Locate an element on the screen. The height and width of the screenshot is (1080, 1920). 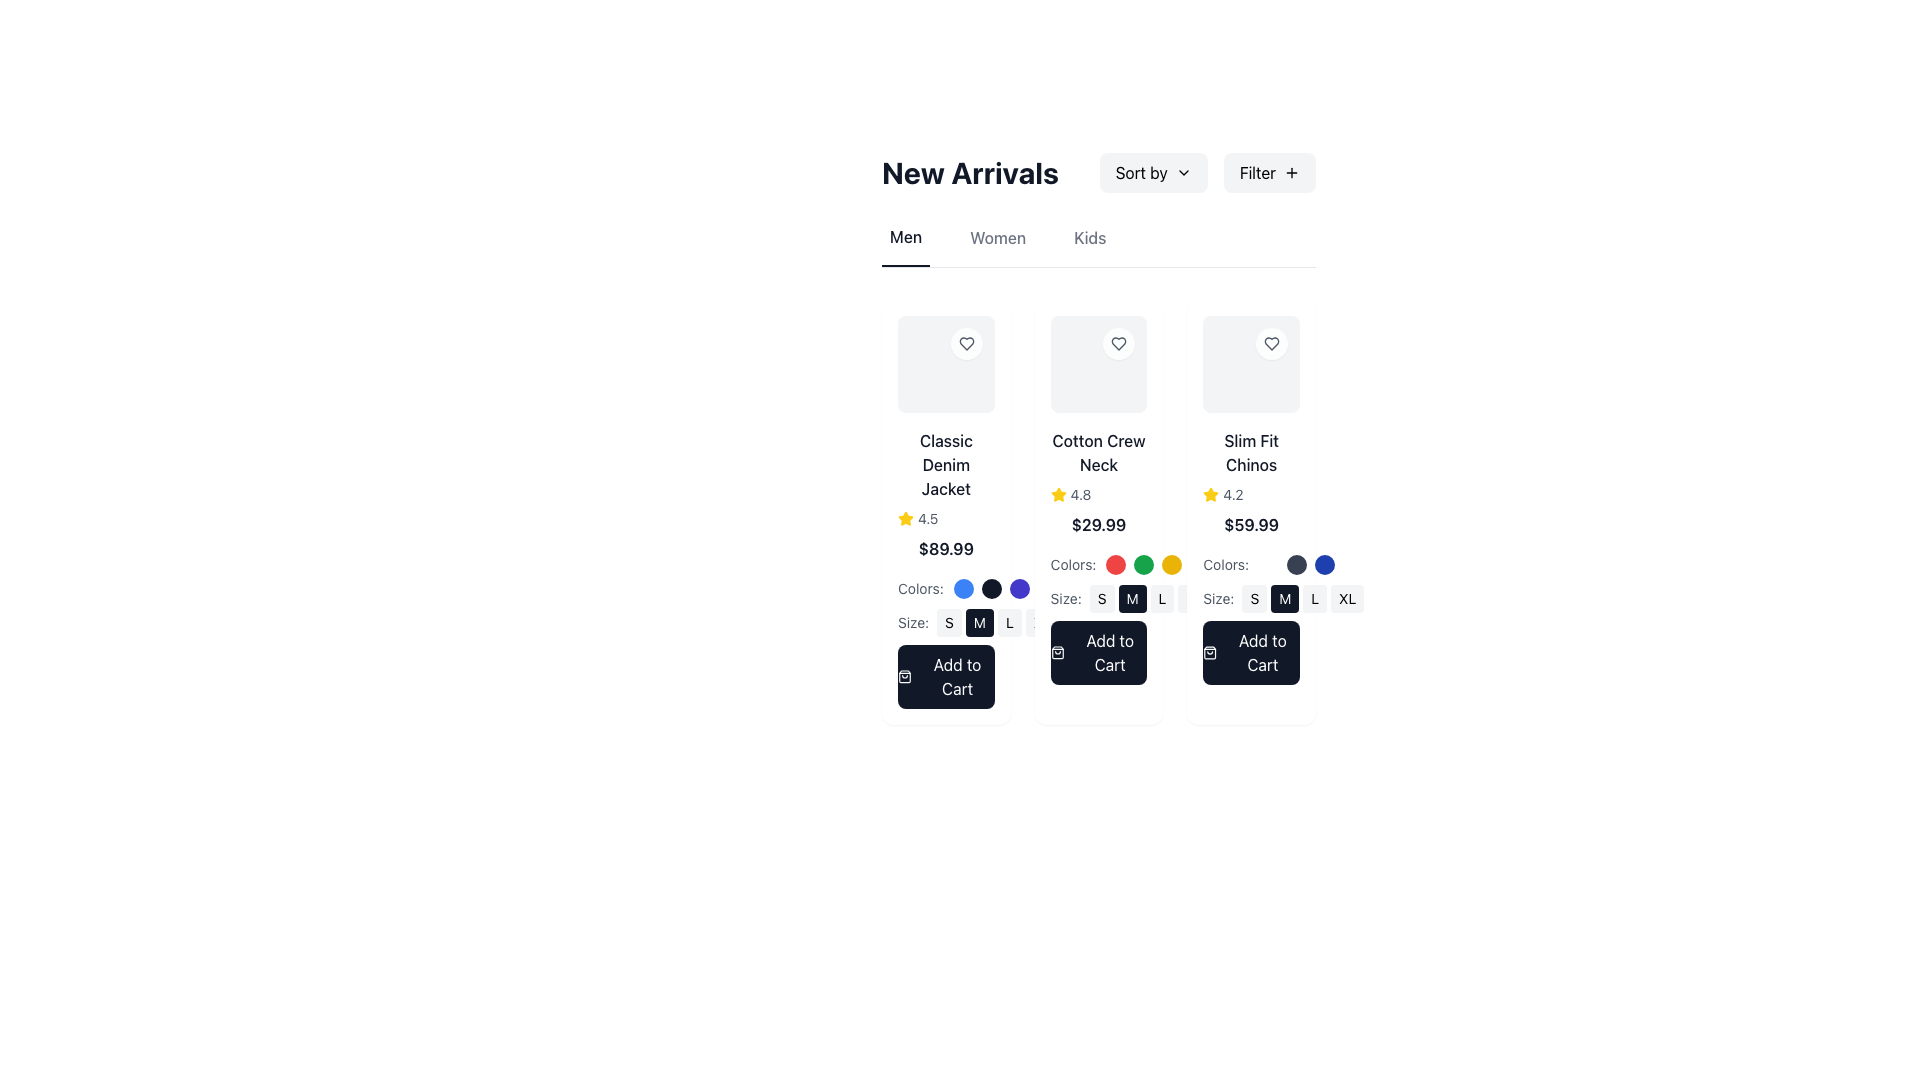
text of the label indicating the purpose of the interactive color options in the second product card, located below the product price and review ratings is located at coordinates (1072, 564).